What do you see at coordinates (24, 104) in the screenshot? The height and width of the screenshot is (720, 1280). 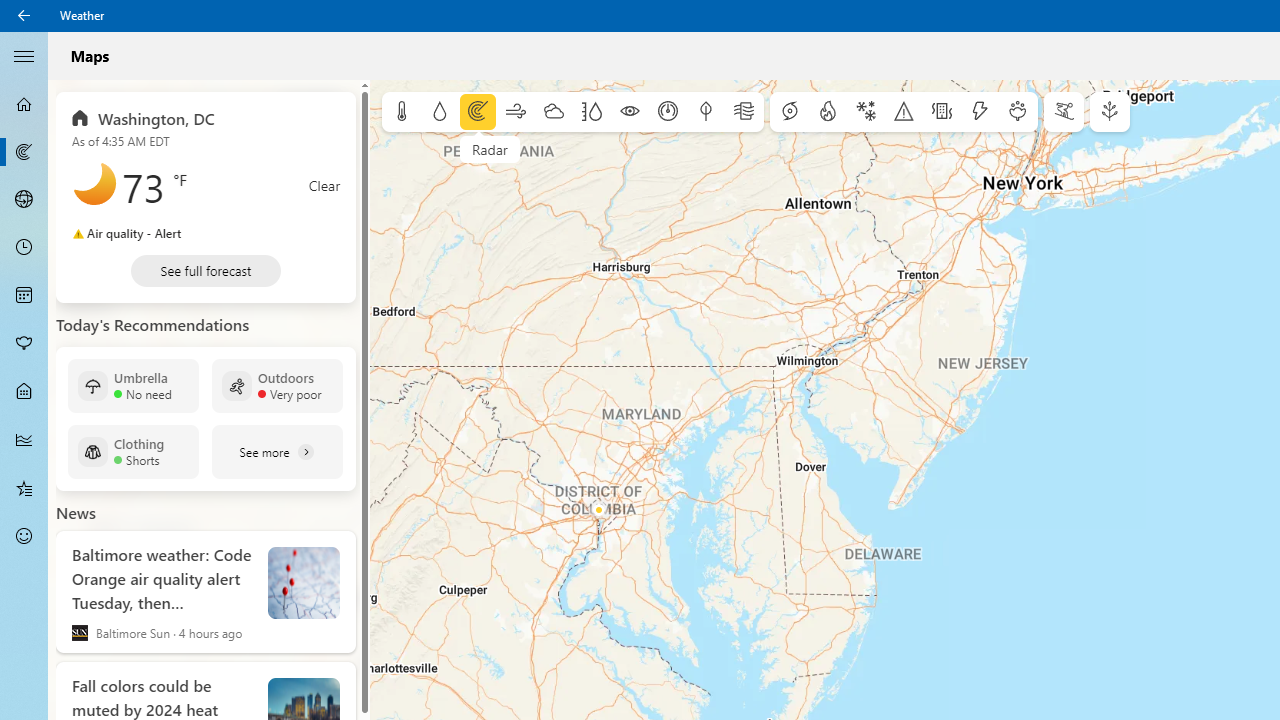 I see `'Forecast - Not Selected'` at bounding box center [24, 104].